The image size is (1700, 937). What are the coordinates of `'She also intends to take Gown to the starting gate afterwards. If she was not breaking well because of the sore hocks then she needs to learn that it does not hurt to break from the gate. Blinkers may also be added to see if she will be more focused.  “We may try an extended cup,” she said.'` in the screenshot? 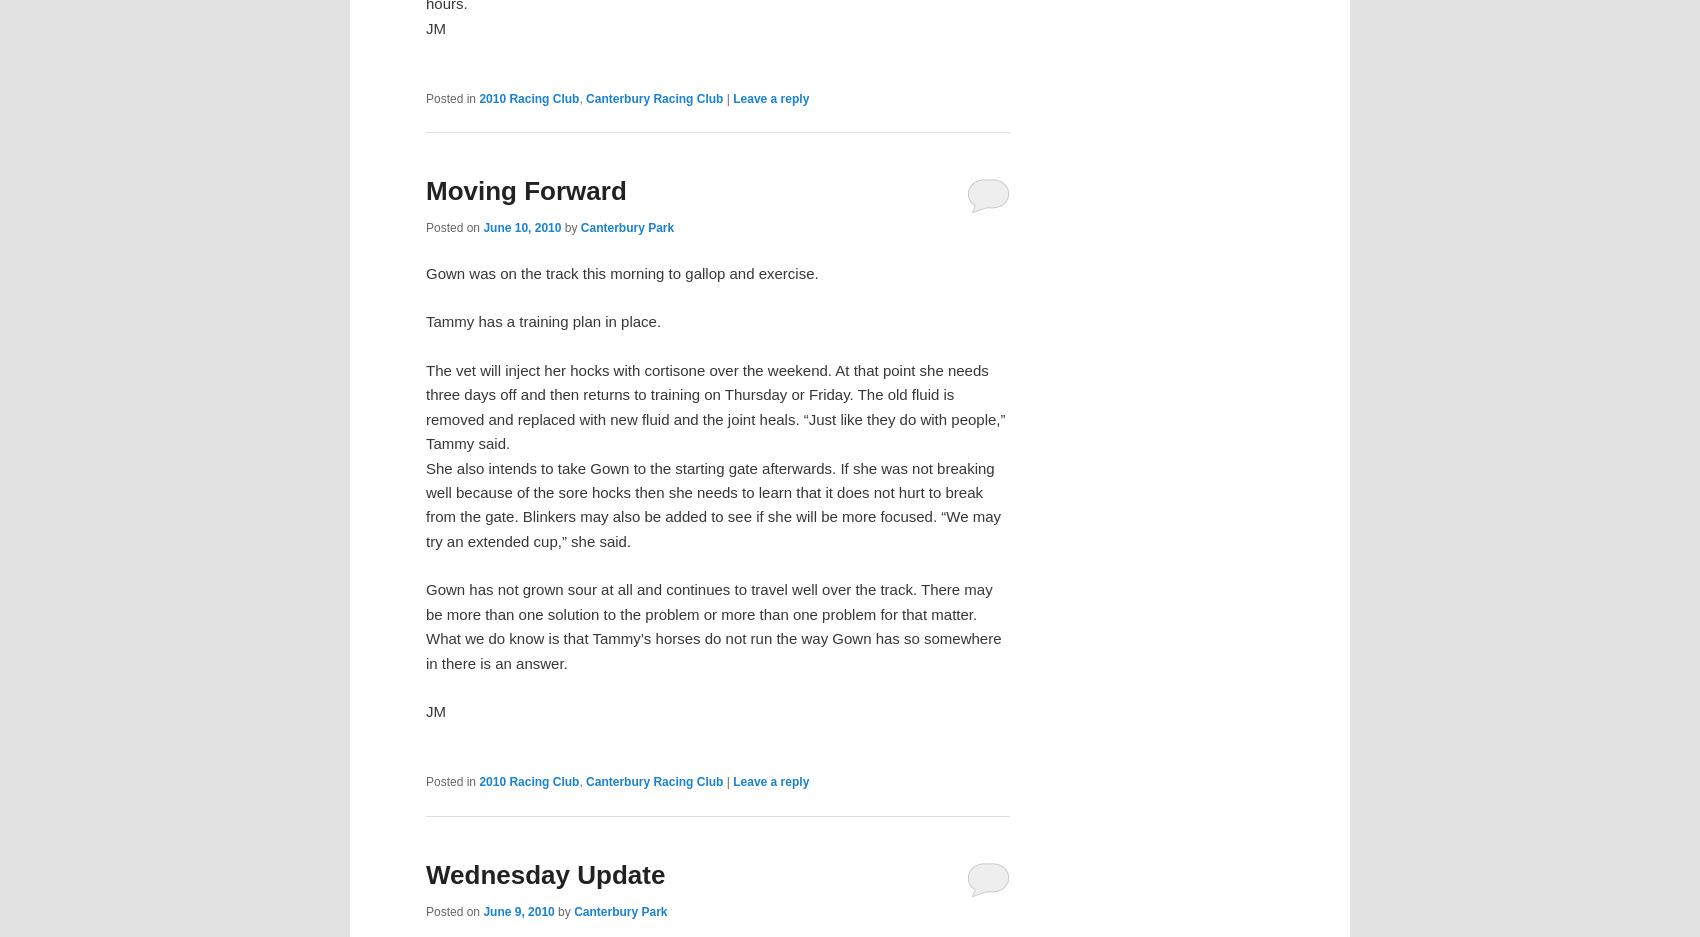 It's located at (426, 504).